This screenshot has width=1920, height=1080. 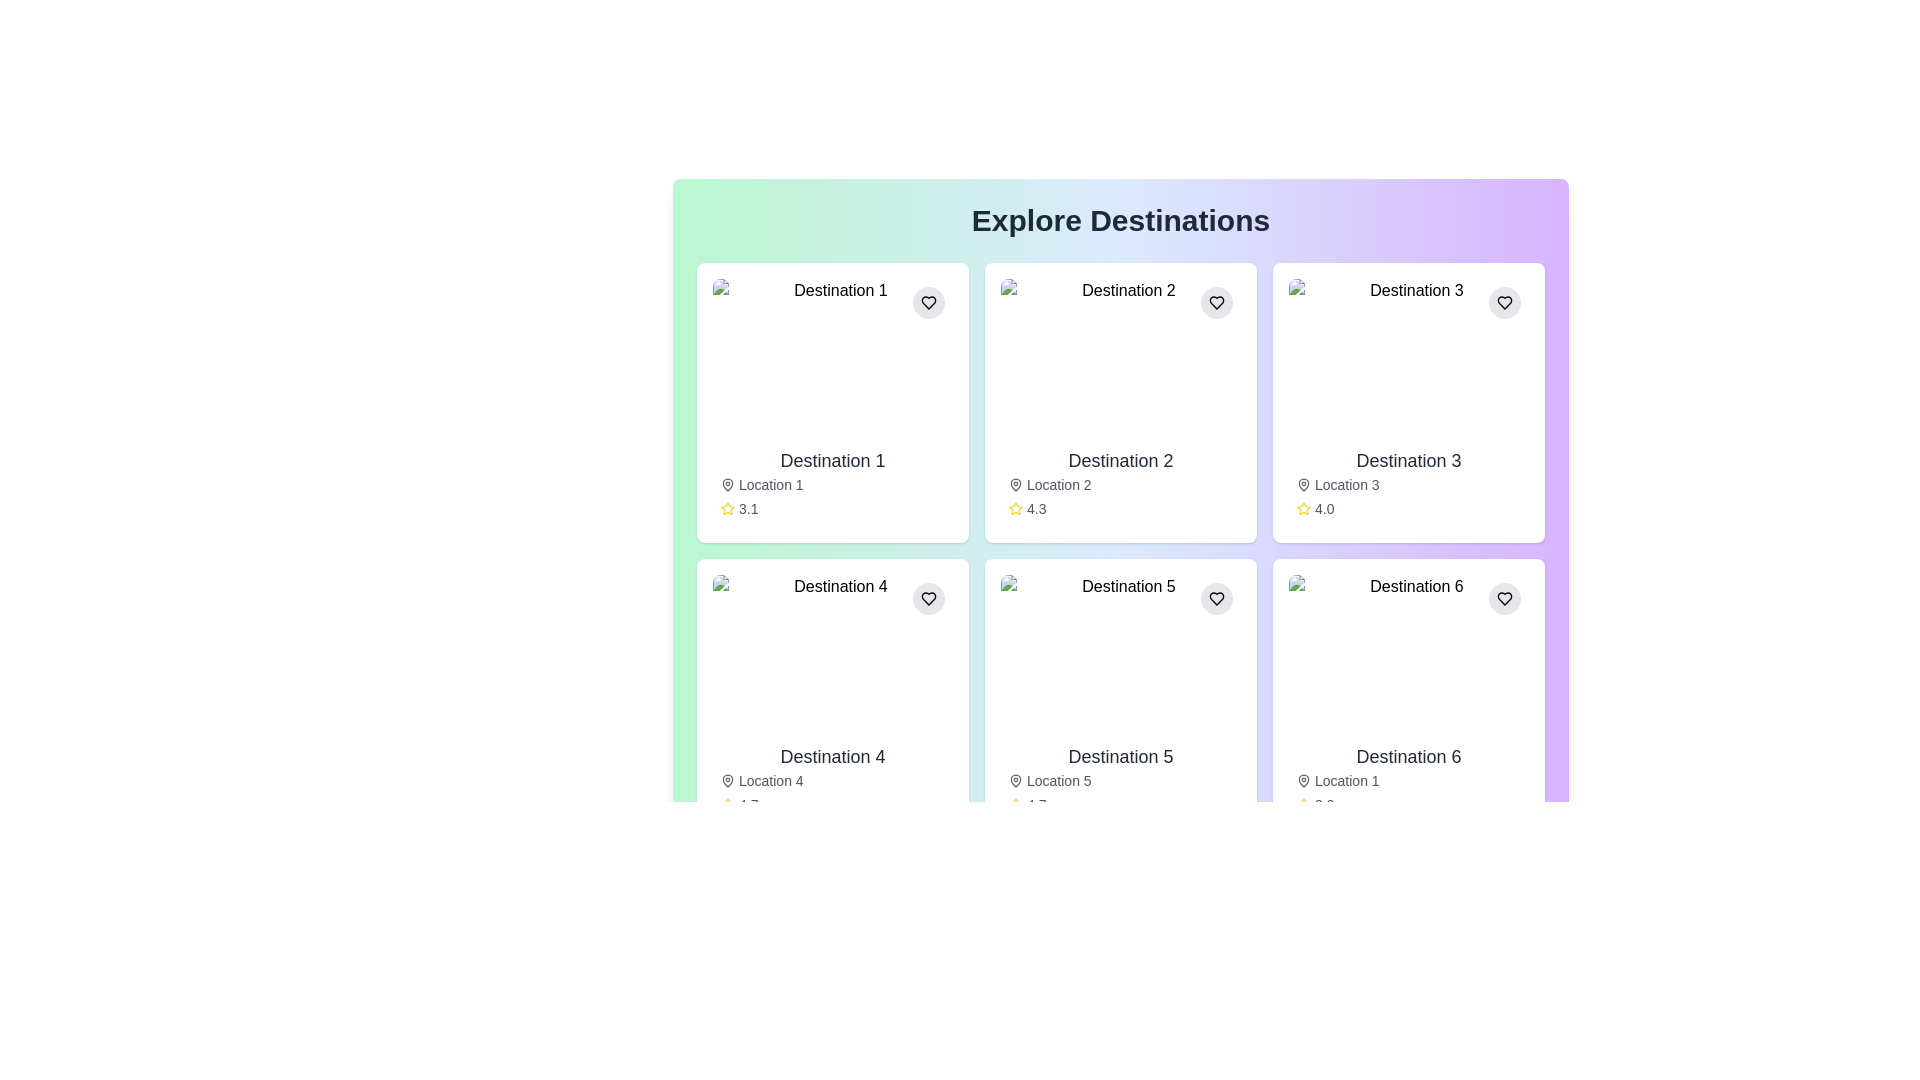 I want to click on title text of the destination located in the sixth card of the grid layout, positioned above the information about the location and ratings, so click(x=1408, y=756).